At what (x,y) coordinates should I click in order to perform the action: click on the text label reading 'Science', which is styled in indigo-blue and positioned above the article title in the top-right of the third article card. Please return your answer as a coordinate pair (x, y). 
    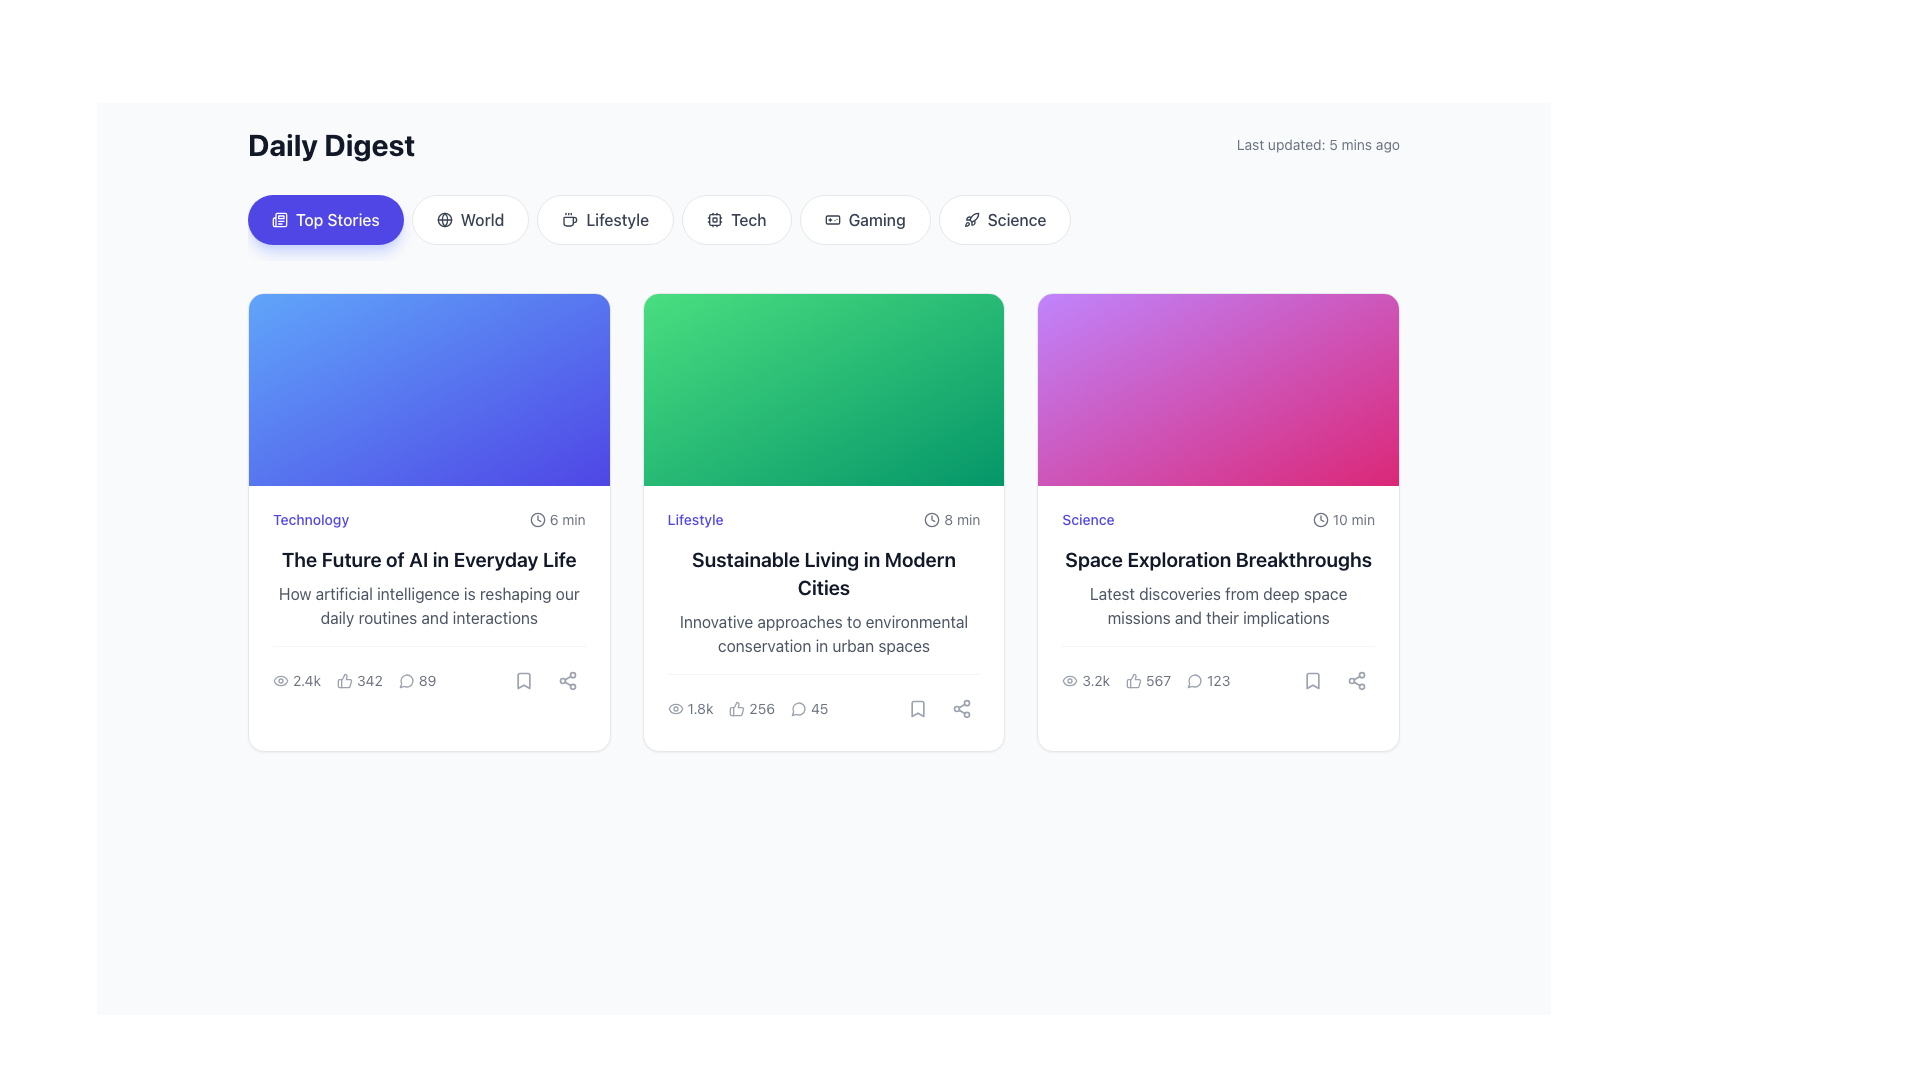
    Looking at the image, I should click on (1087, 519).